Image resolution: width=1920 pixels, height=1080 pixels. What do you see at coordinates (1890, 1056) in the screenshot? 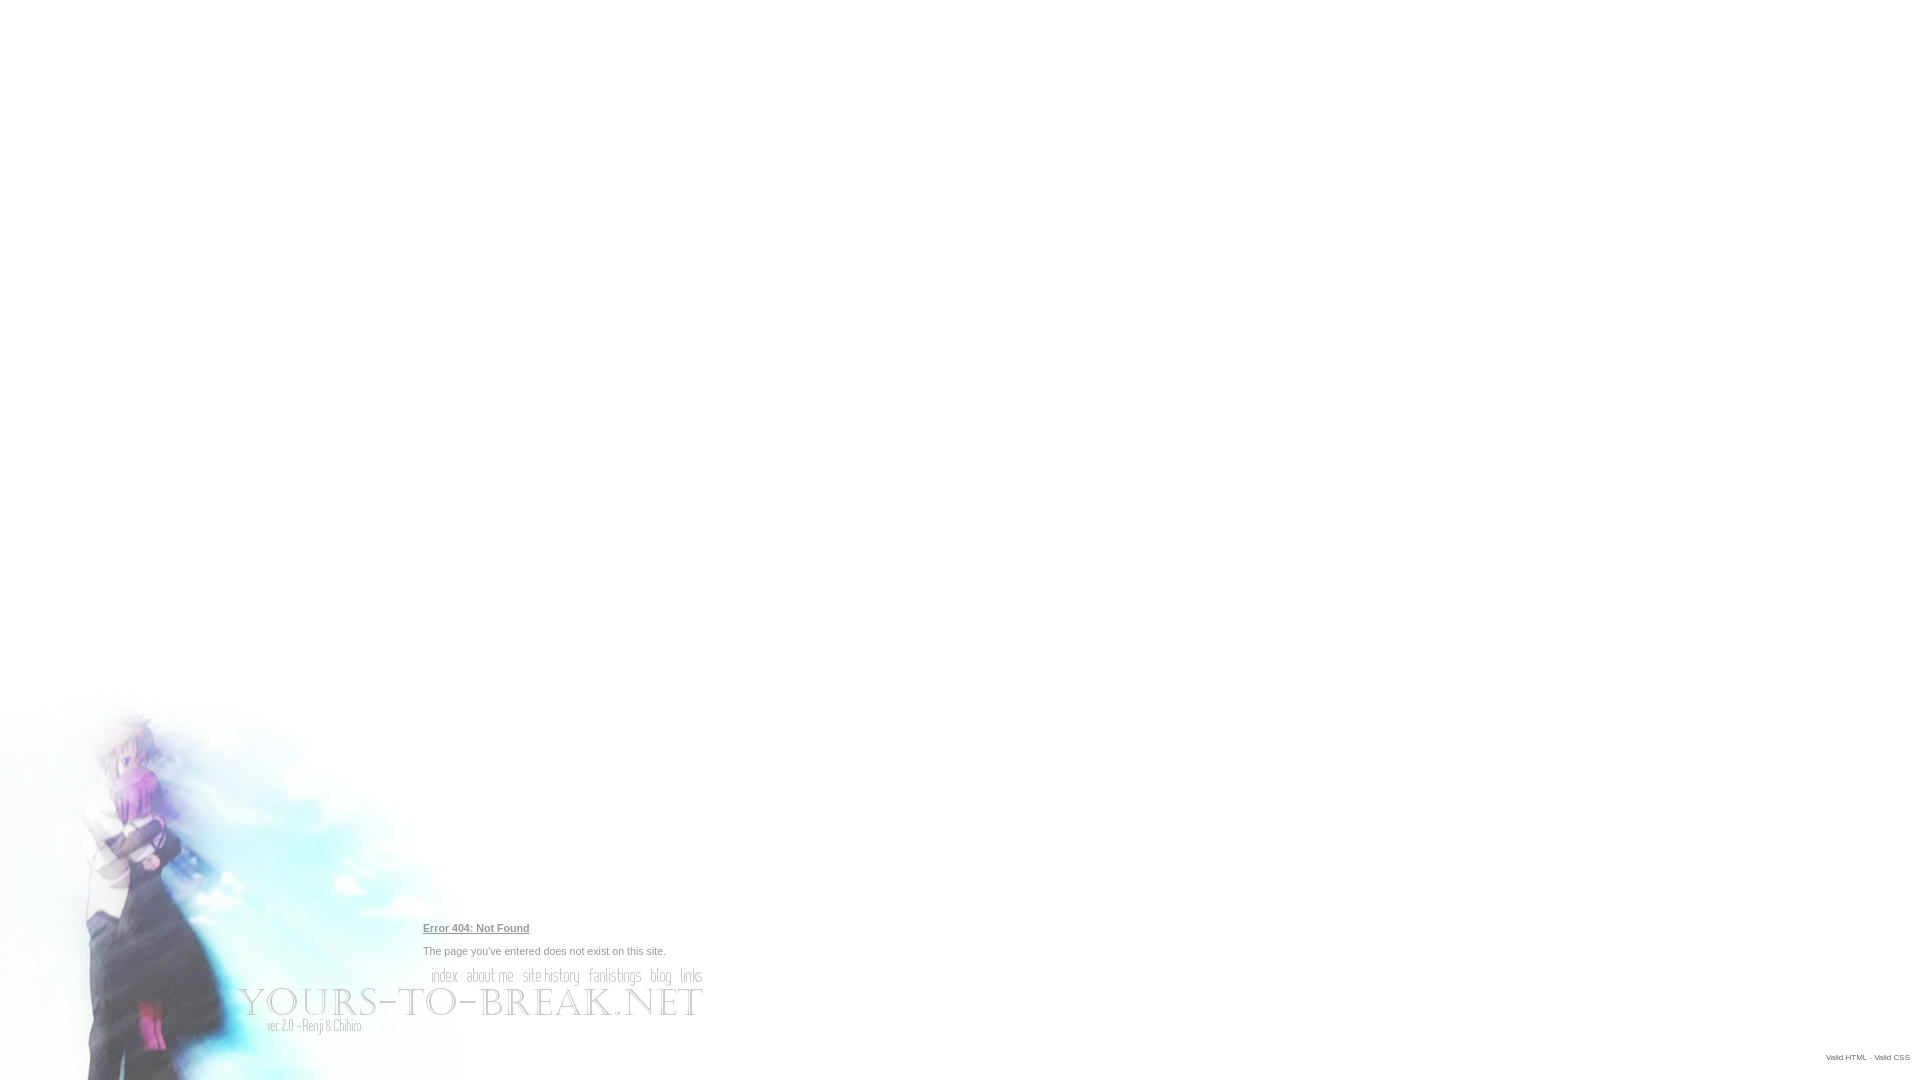
I see `'Valid CSS'` at bounding box center [1890, 1056].